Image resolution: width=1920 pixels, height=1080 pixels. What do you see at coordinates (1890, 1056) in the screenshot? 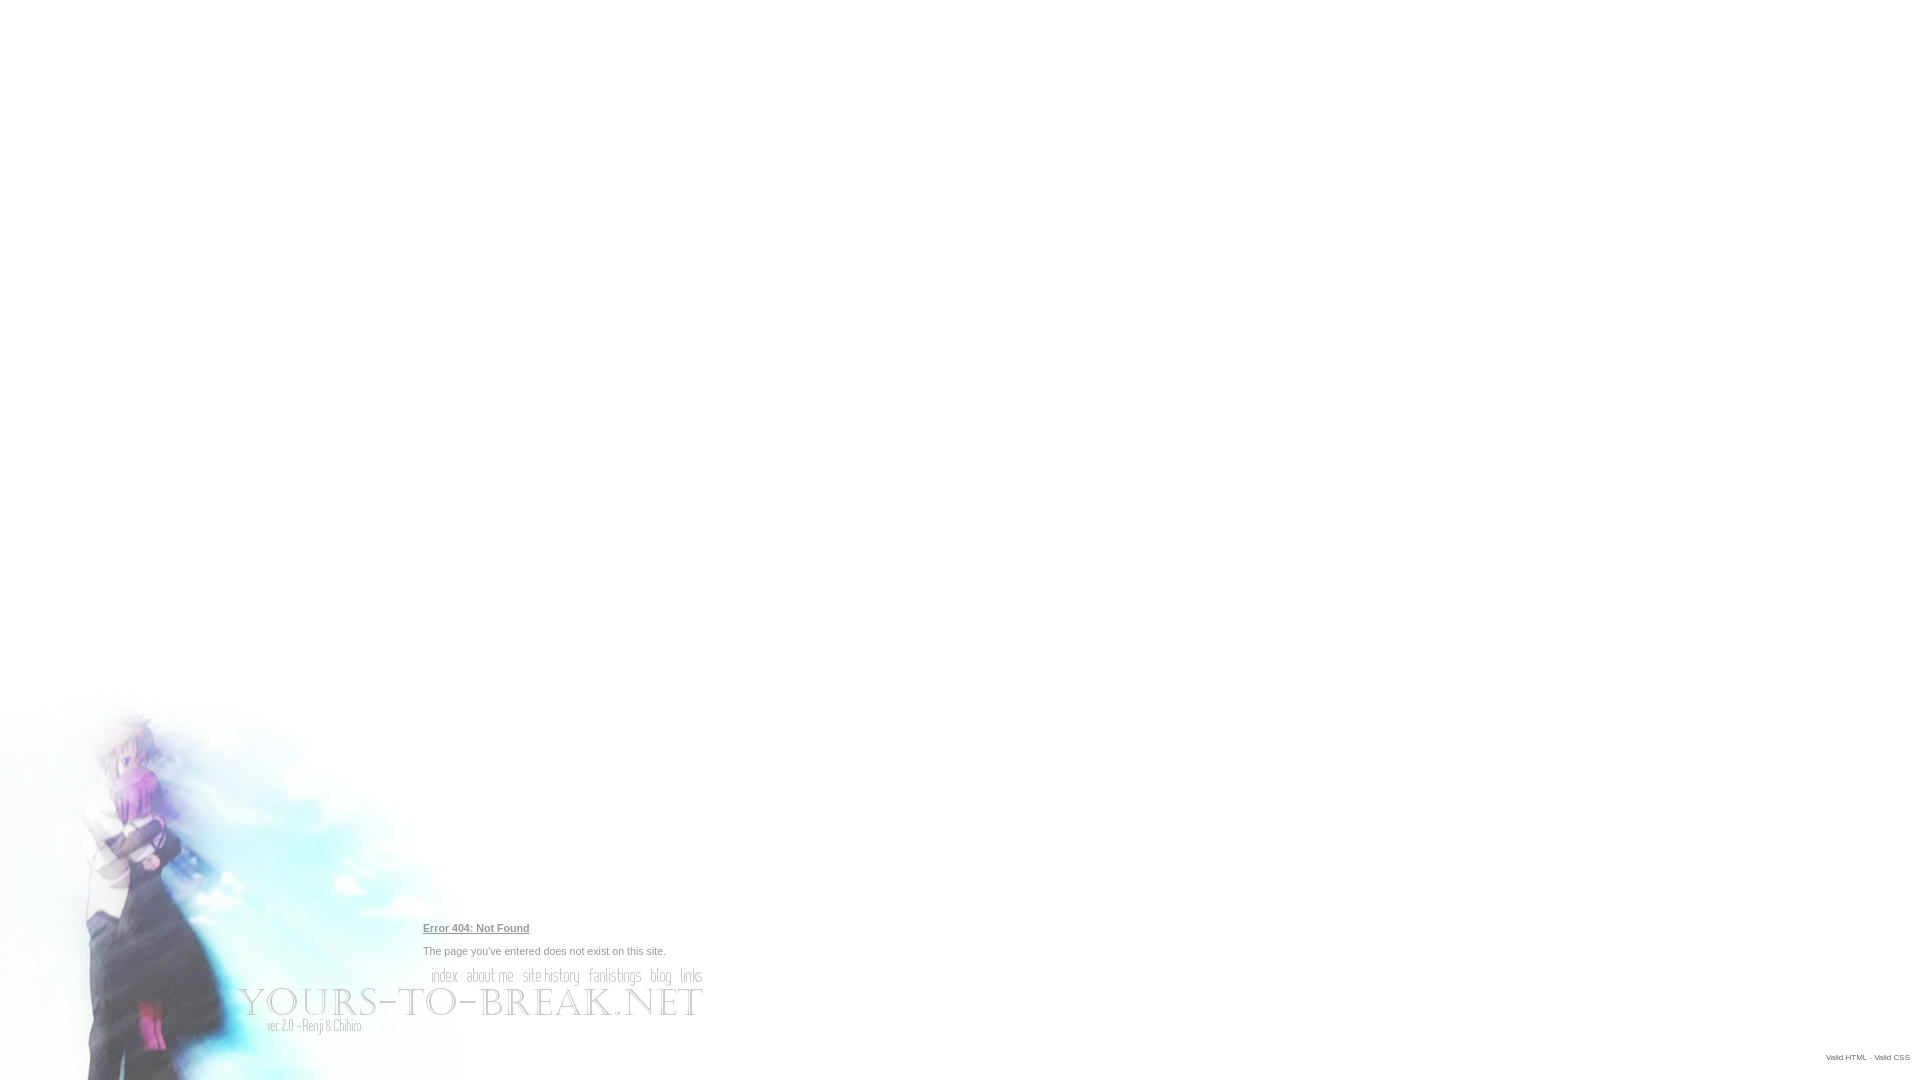
I see `'Valid CSS'` at bounding box center [1890, 1056].